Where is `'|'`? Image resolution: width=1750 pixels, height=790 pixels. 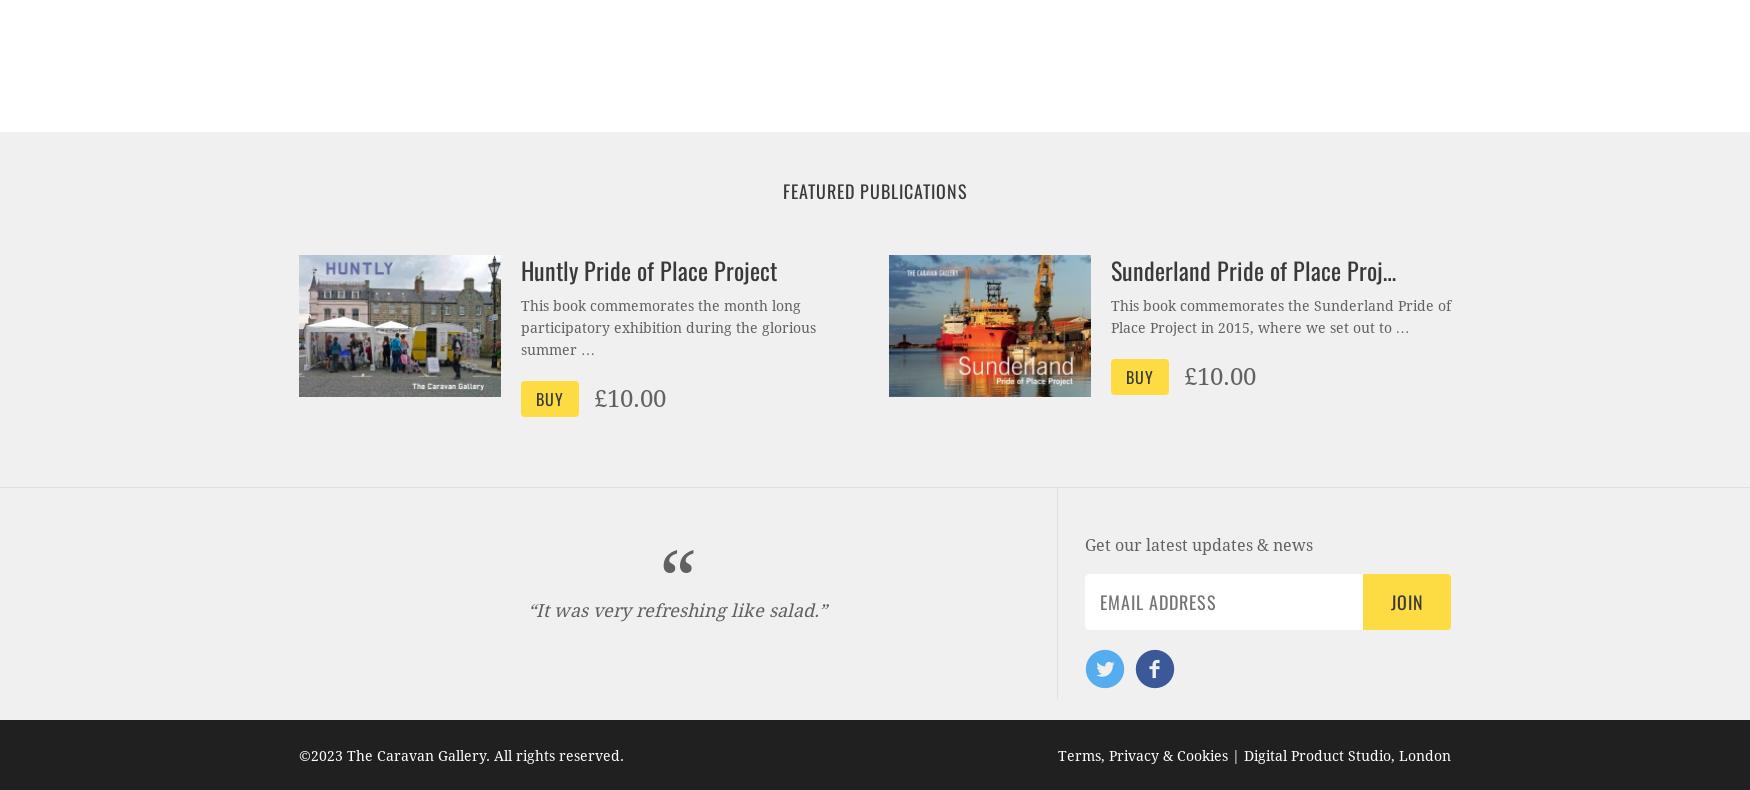
'|' is located at coordinates (1232, 756).